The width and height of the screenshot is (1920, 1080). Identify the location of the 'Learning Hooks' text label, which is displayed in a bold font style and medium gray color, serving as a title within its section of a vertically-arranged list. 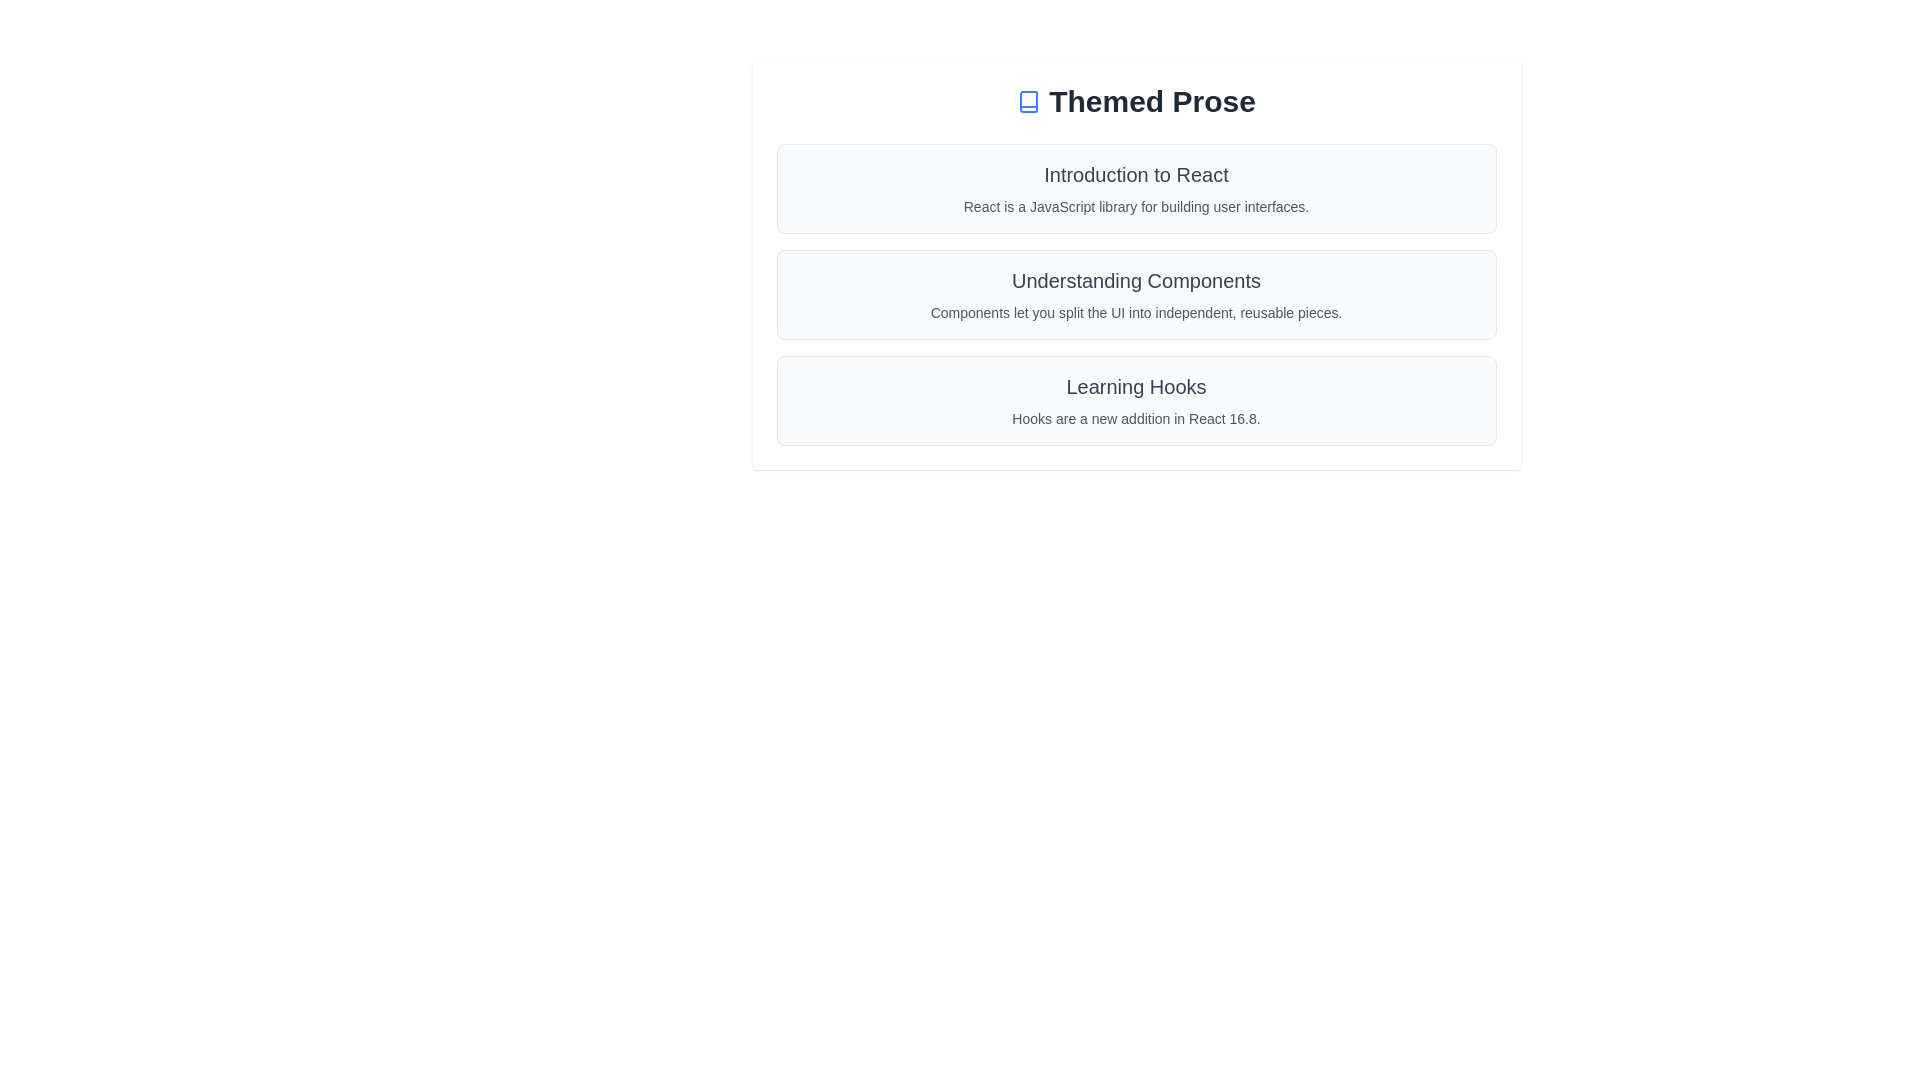
(1136, 386).